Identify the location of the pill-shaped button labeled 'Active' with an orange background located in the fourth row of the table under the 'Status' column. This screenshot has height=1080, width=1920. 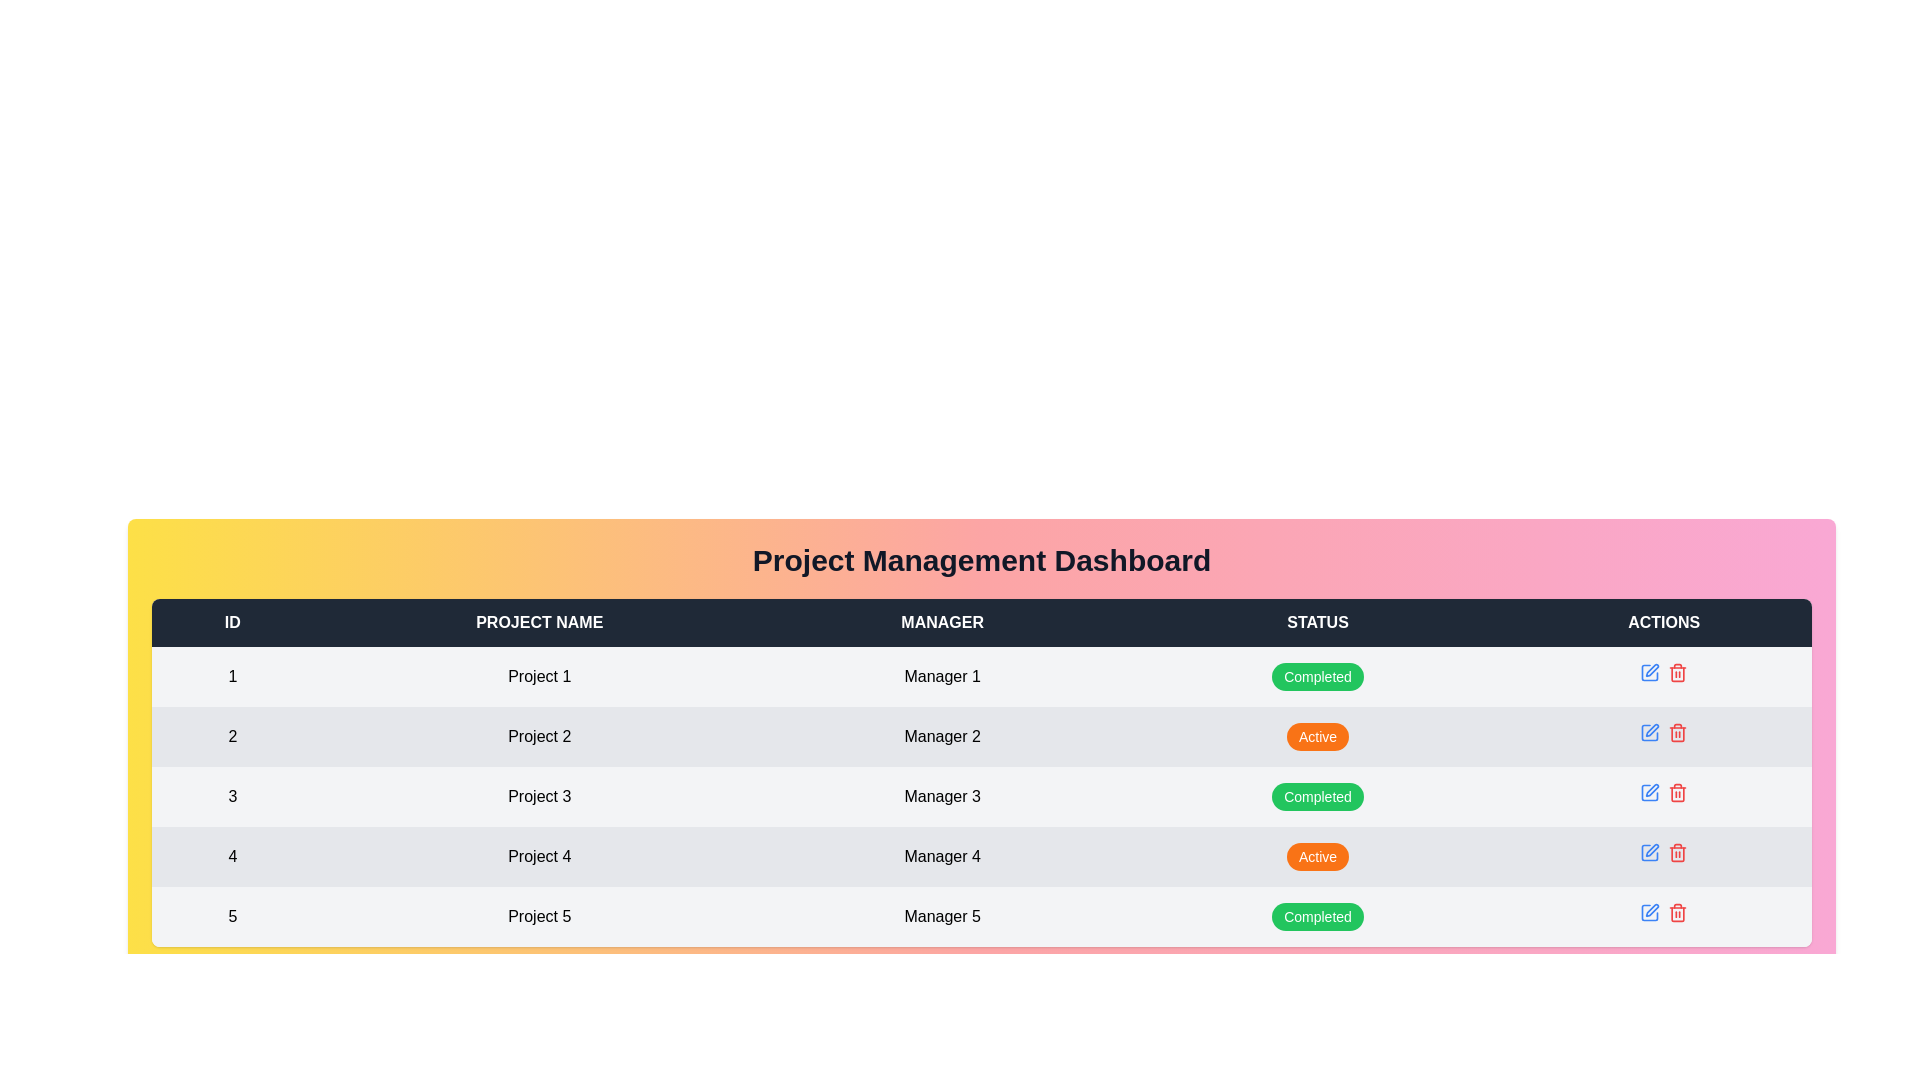
(1318, 855).